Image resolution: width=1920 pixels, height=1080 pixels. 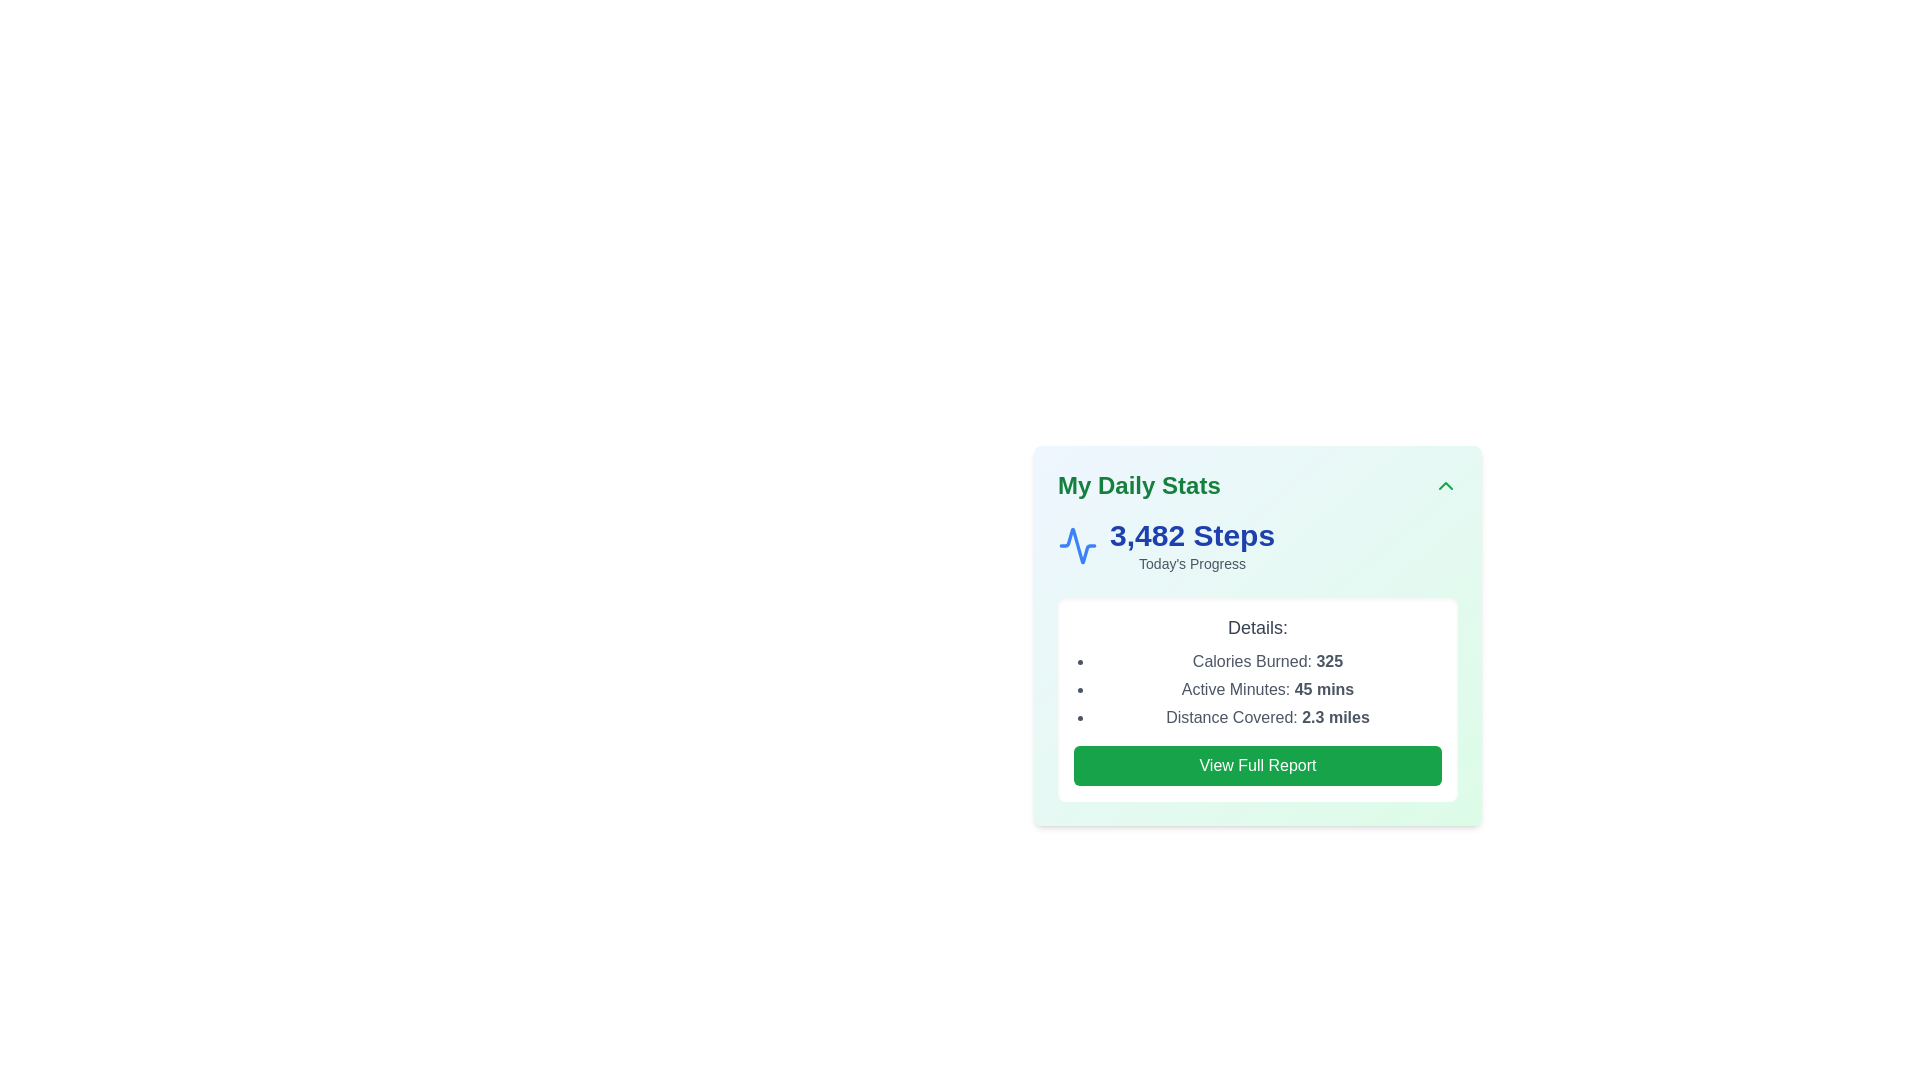 I want to click on information displayed in the vertical Text-based List located under the 'Details:' heading, which contains bullet points and numerical data in bold, so click(x=1266, y=689).